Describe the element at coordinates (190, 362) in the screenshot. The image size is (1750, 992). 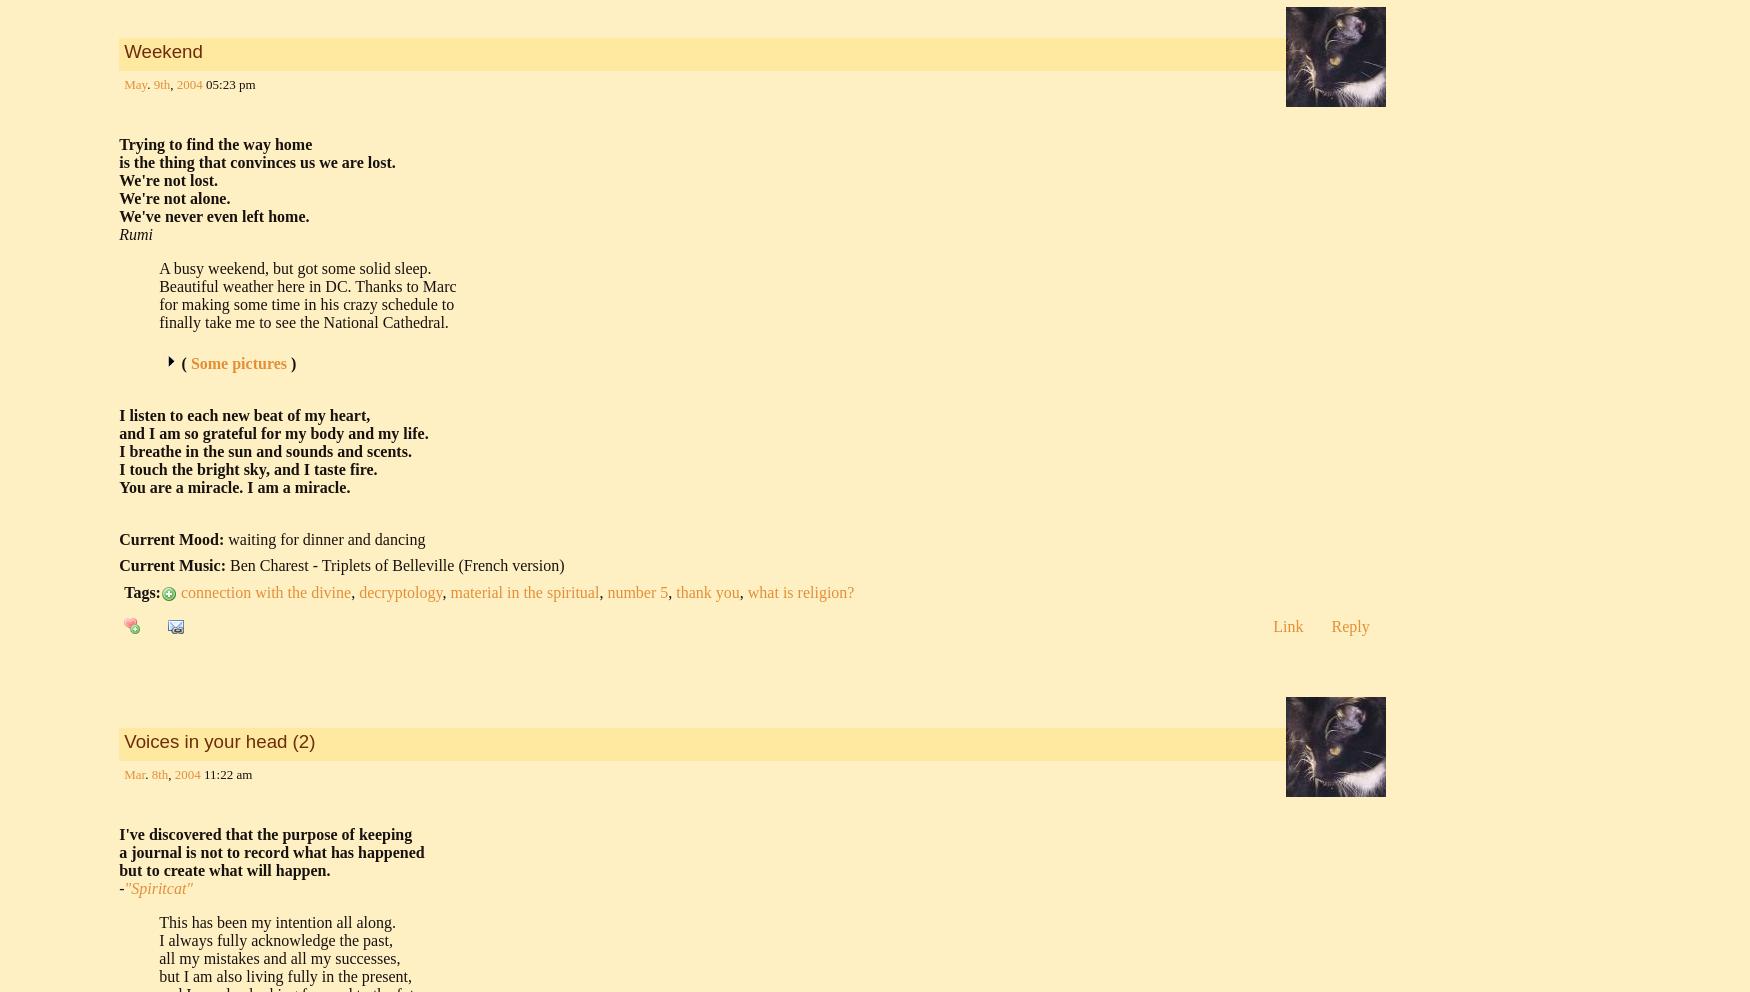
I see `'Some pictures'` at that location.